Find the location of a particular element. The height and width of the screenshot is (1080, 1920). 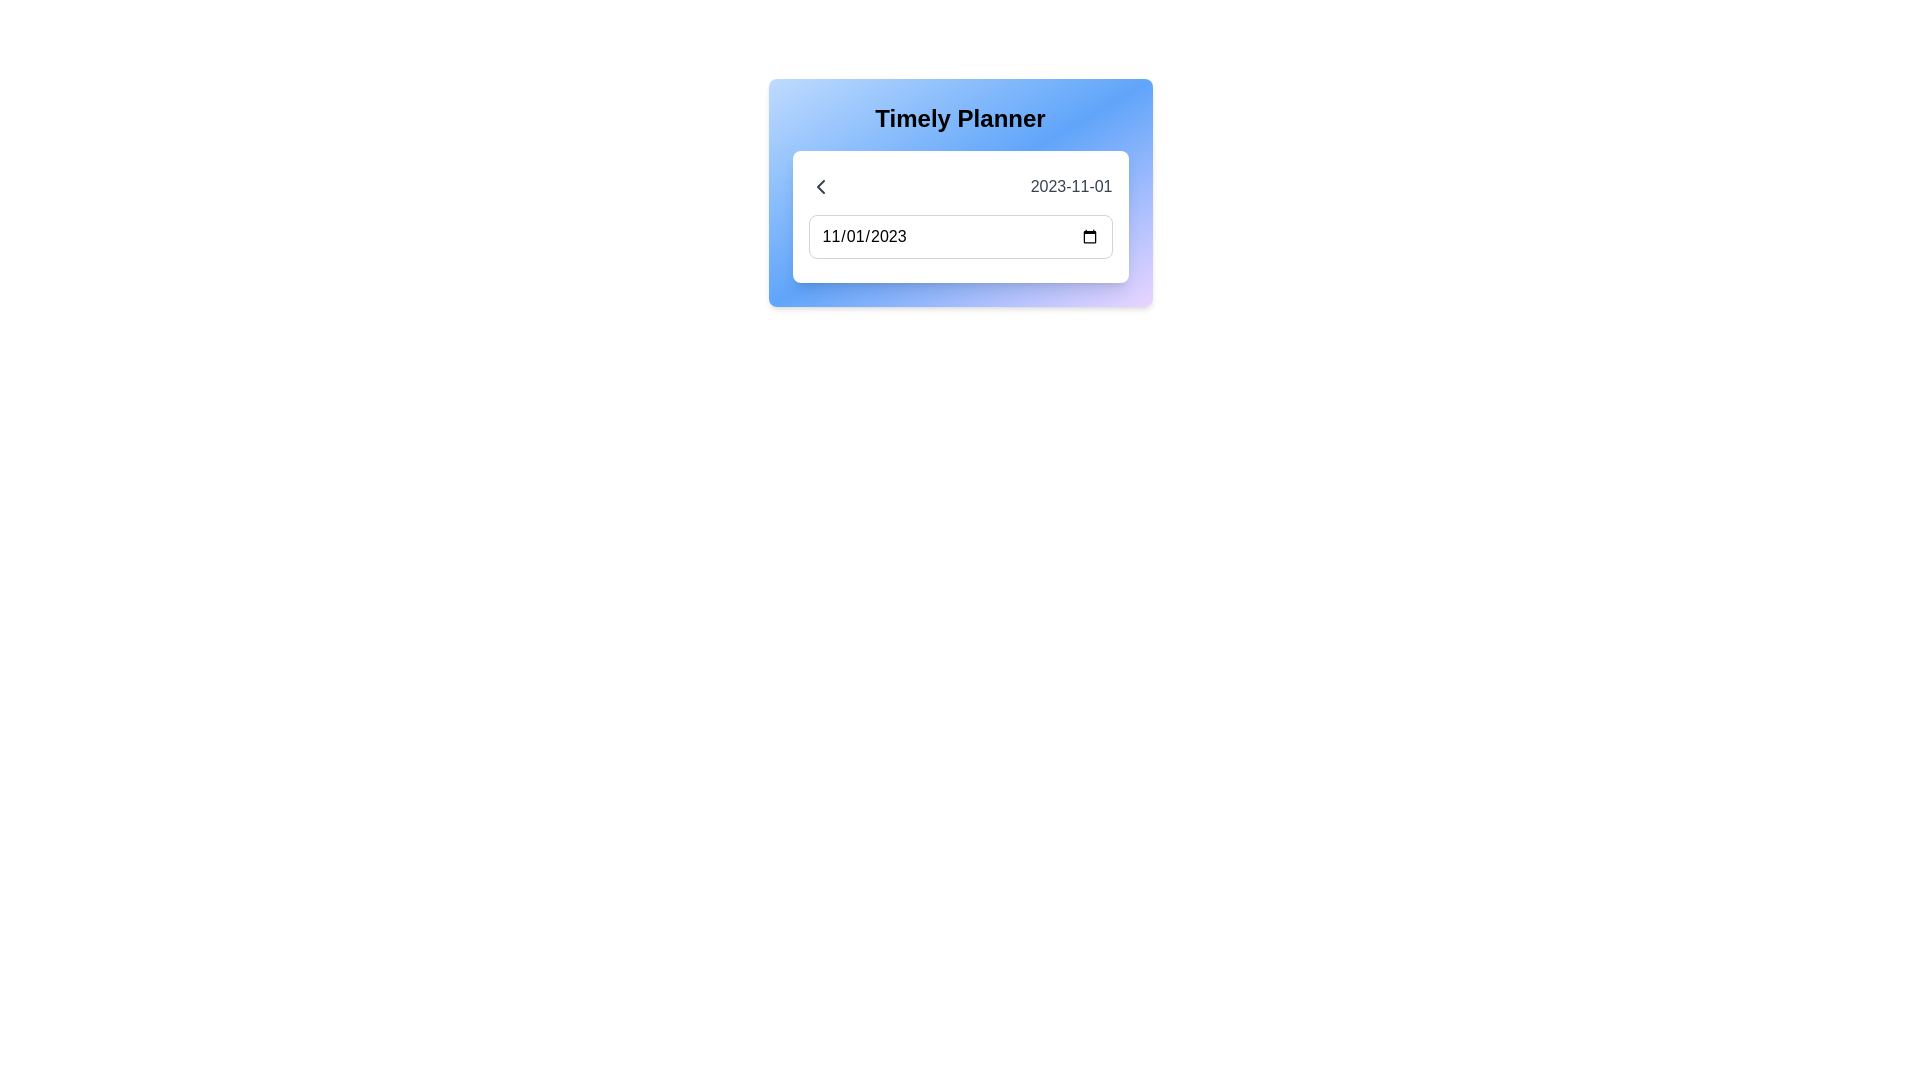

the SVG graphic chevron pointing left is located at coordinates (820, 186).